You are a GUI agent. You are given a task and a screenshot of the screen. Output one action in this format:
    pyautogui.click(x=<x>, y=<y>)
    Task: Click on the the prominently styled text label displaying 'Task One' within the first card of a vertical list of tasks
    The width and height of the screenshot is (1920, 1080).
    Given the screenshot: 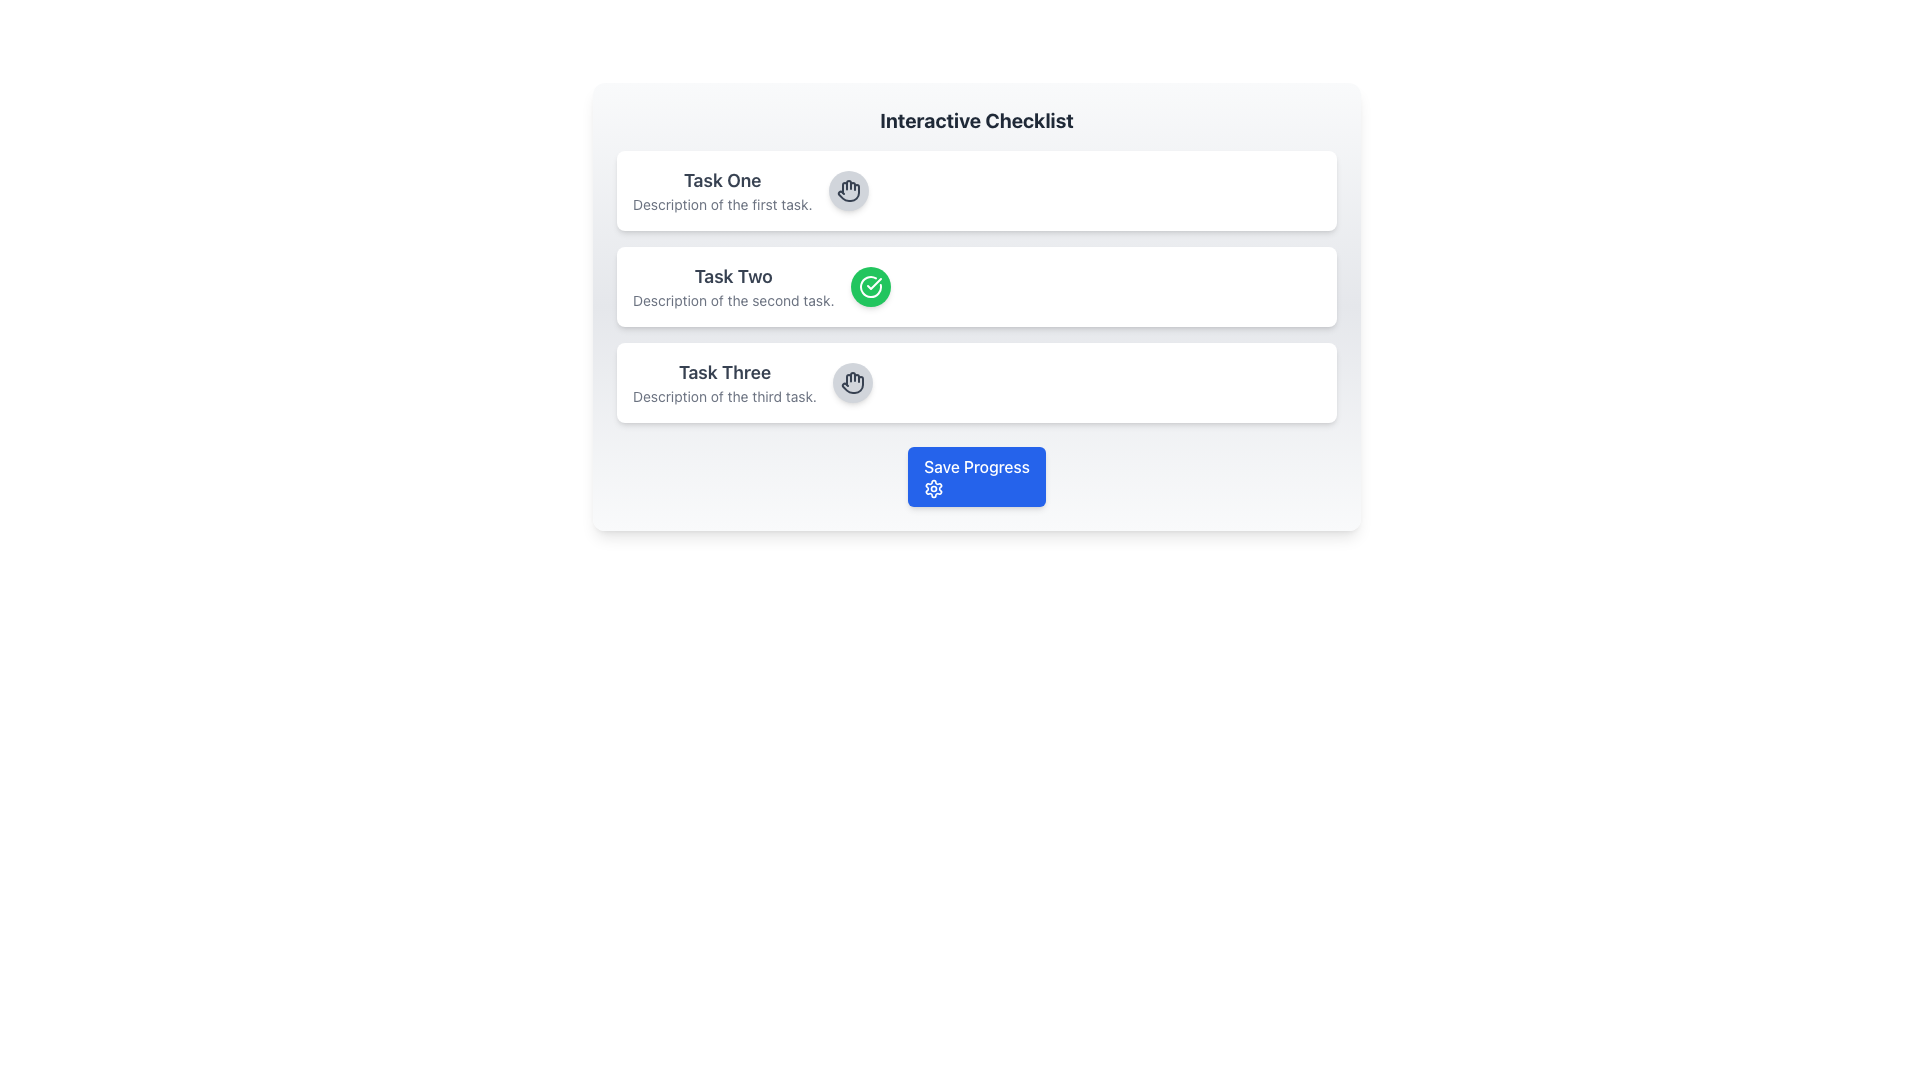 What is the action you would take?
    pyautogui.click(x=721, y=181)
    